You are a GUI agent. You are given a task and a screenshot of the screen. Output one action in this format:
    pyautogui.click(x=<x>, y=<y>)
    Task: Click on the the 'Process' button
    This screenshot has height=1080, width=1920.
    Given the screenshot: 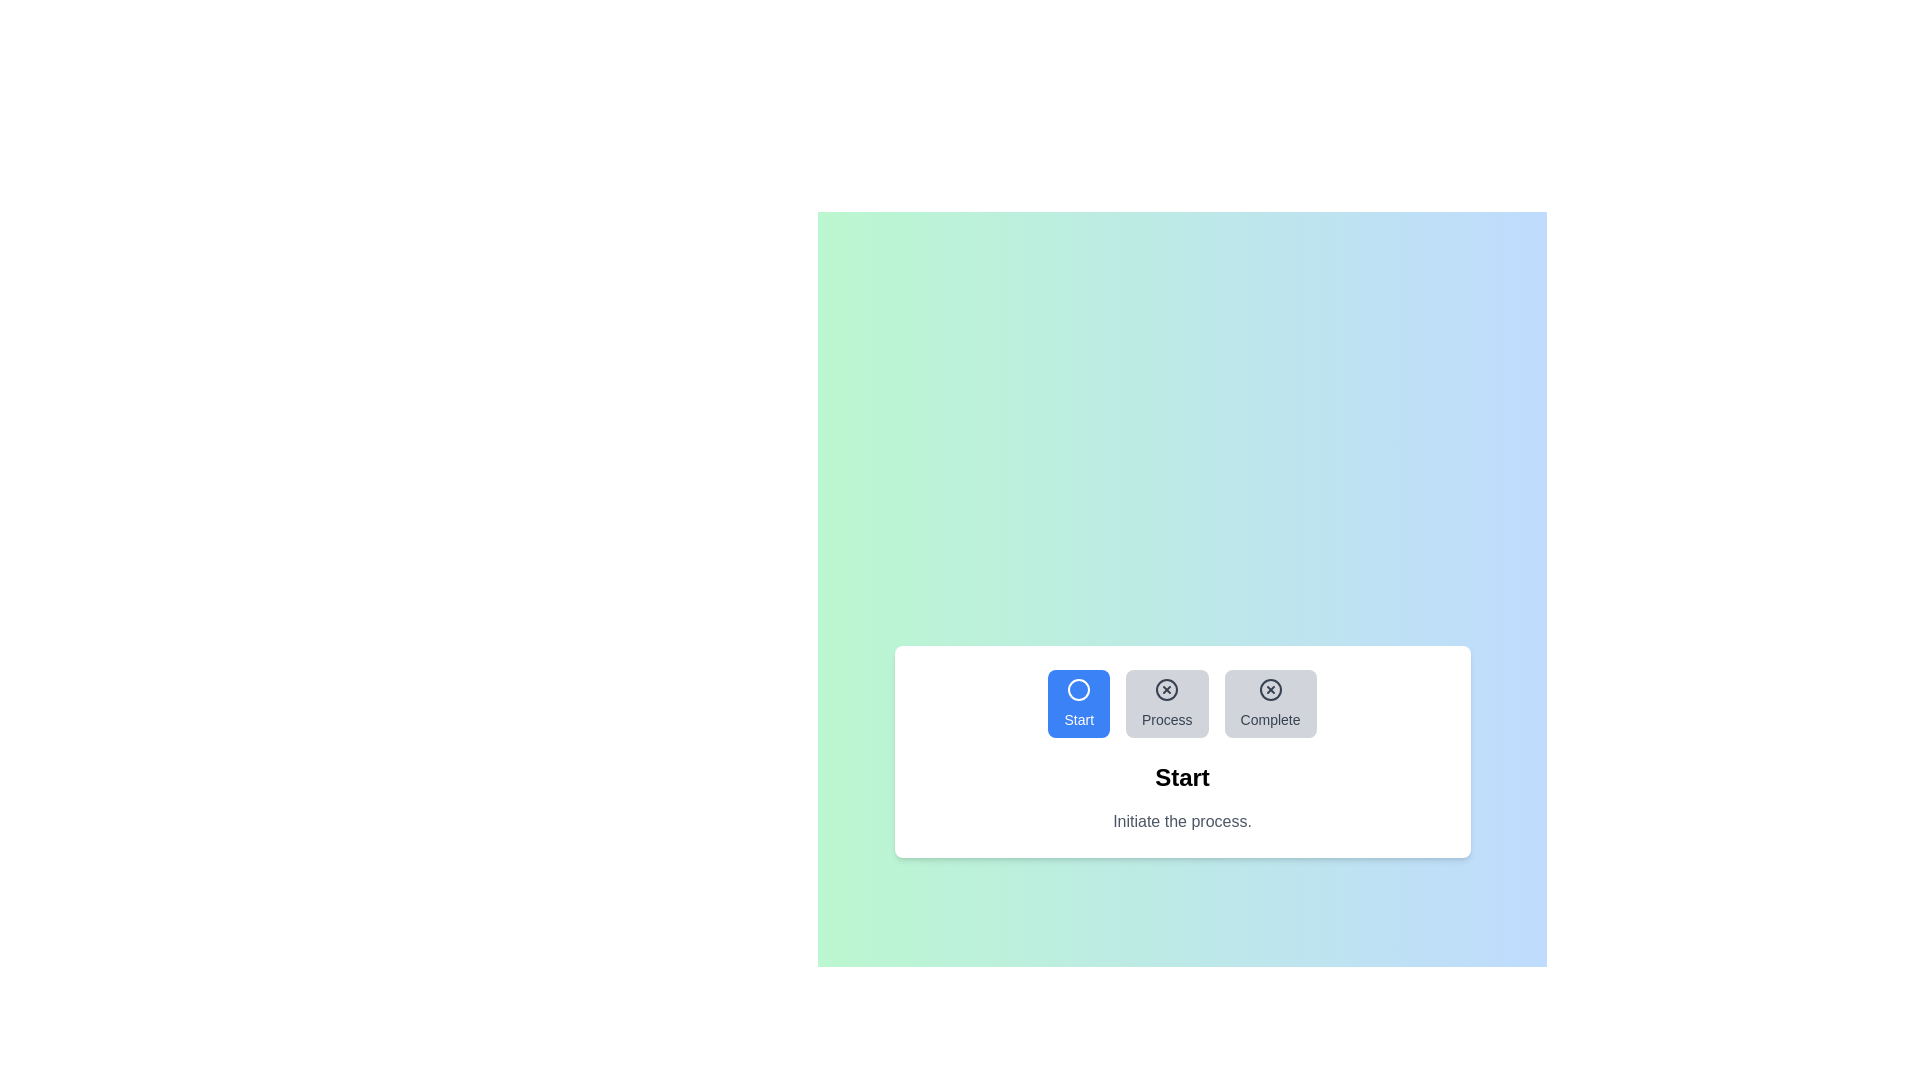 What is the action you would take?
    pyautogui.click(x=1167, y=703)
    